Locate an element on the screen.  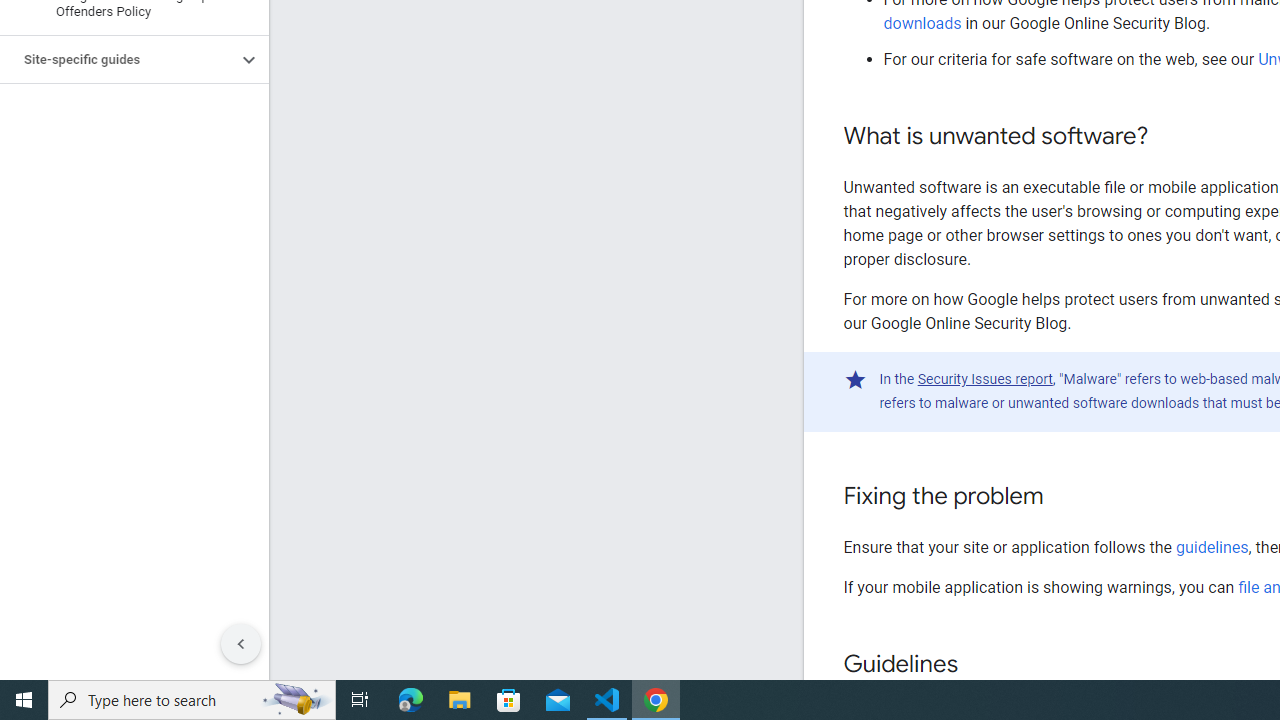
'Site-specific guides' is located at coordinates (117, 59).